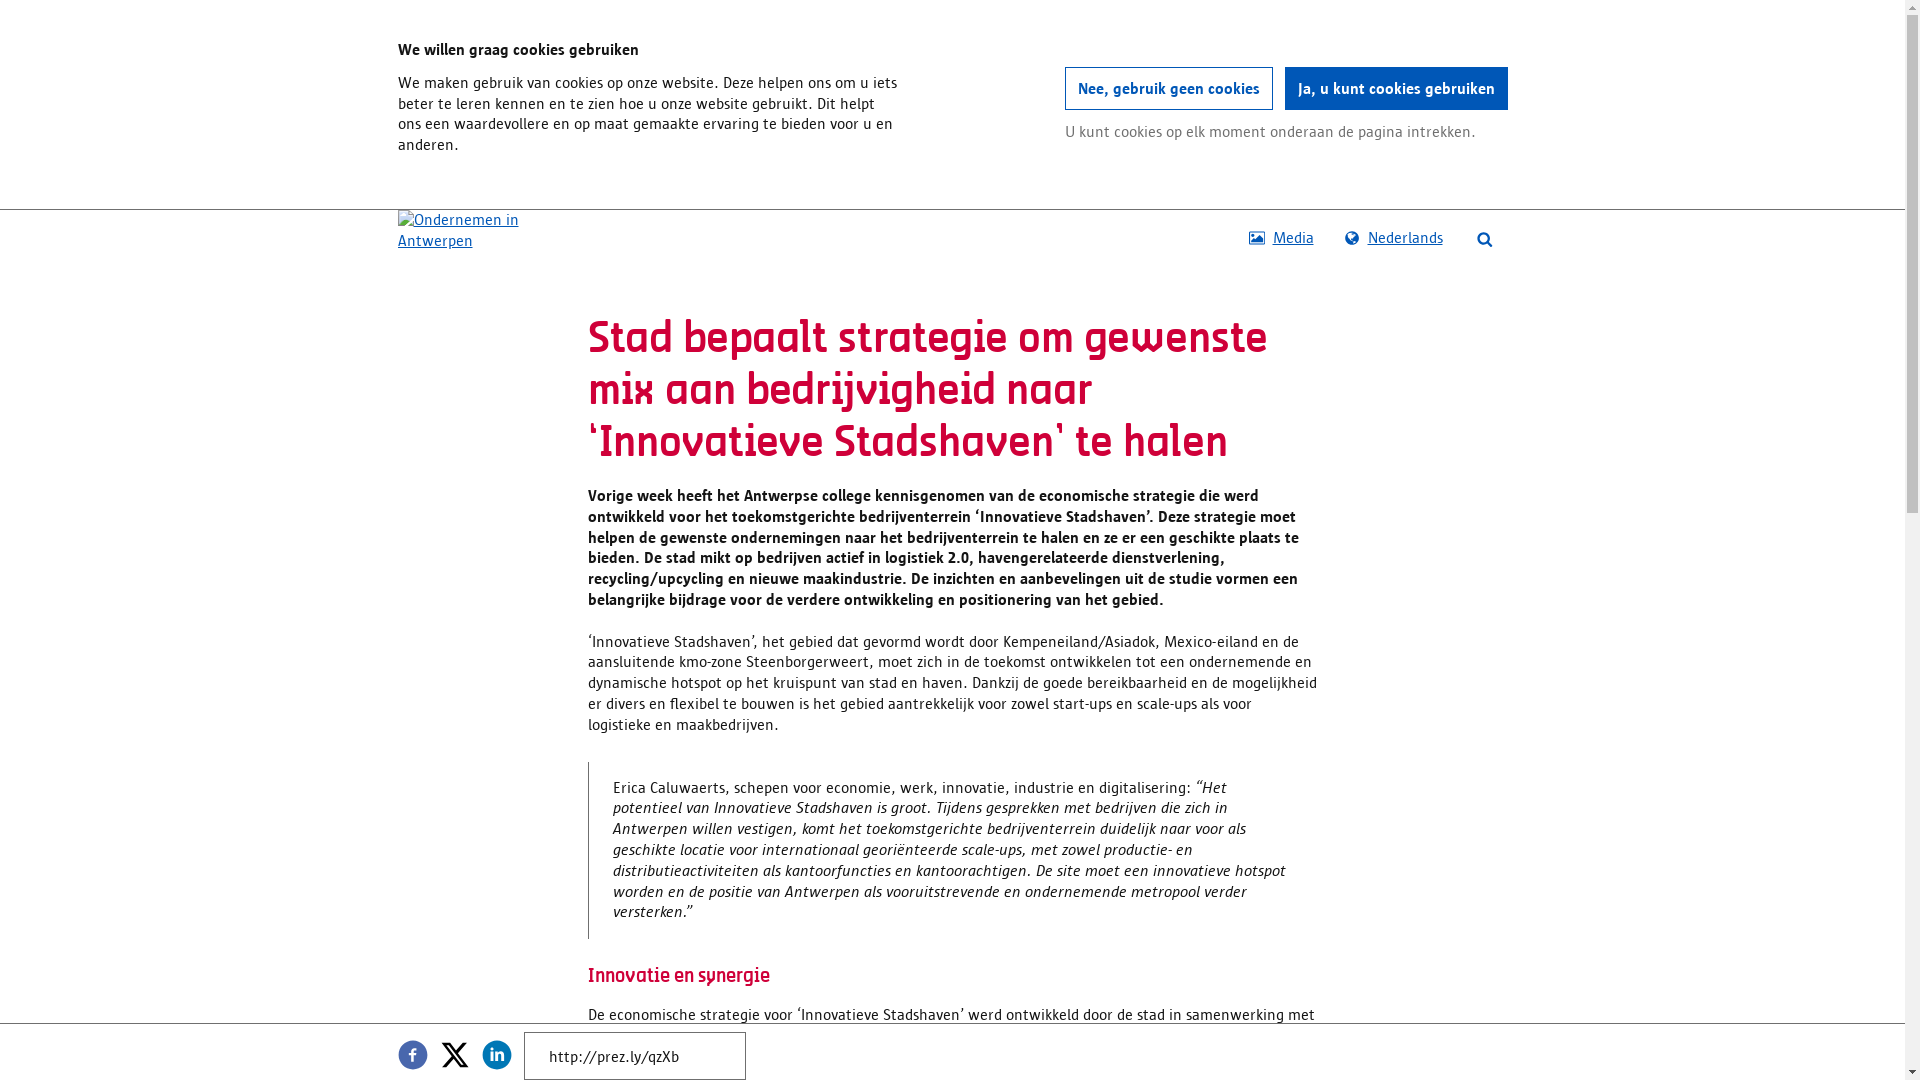 The width and height of the screenshot is (1920, 1080). Describe the element at coordinates (1391, 237) in the screenshot. I see `'Nederlands'` at that location.